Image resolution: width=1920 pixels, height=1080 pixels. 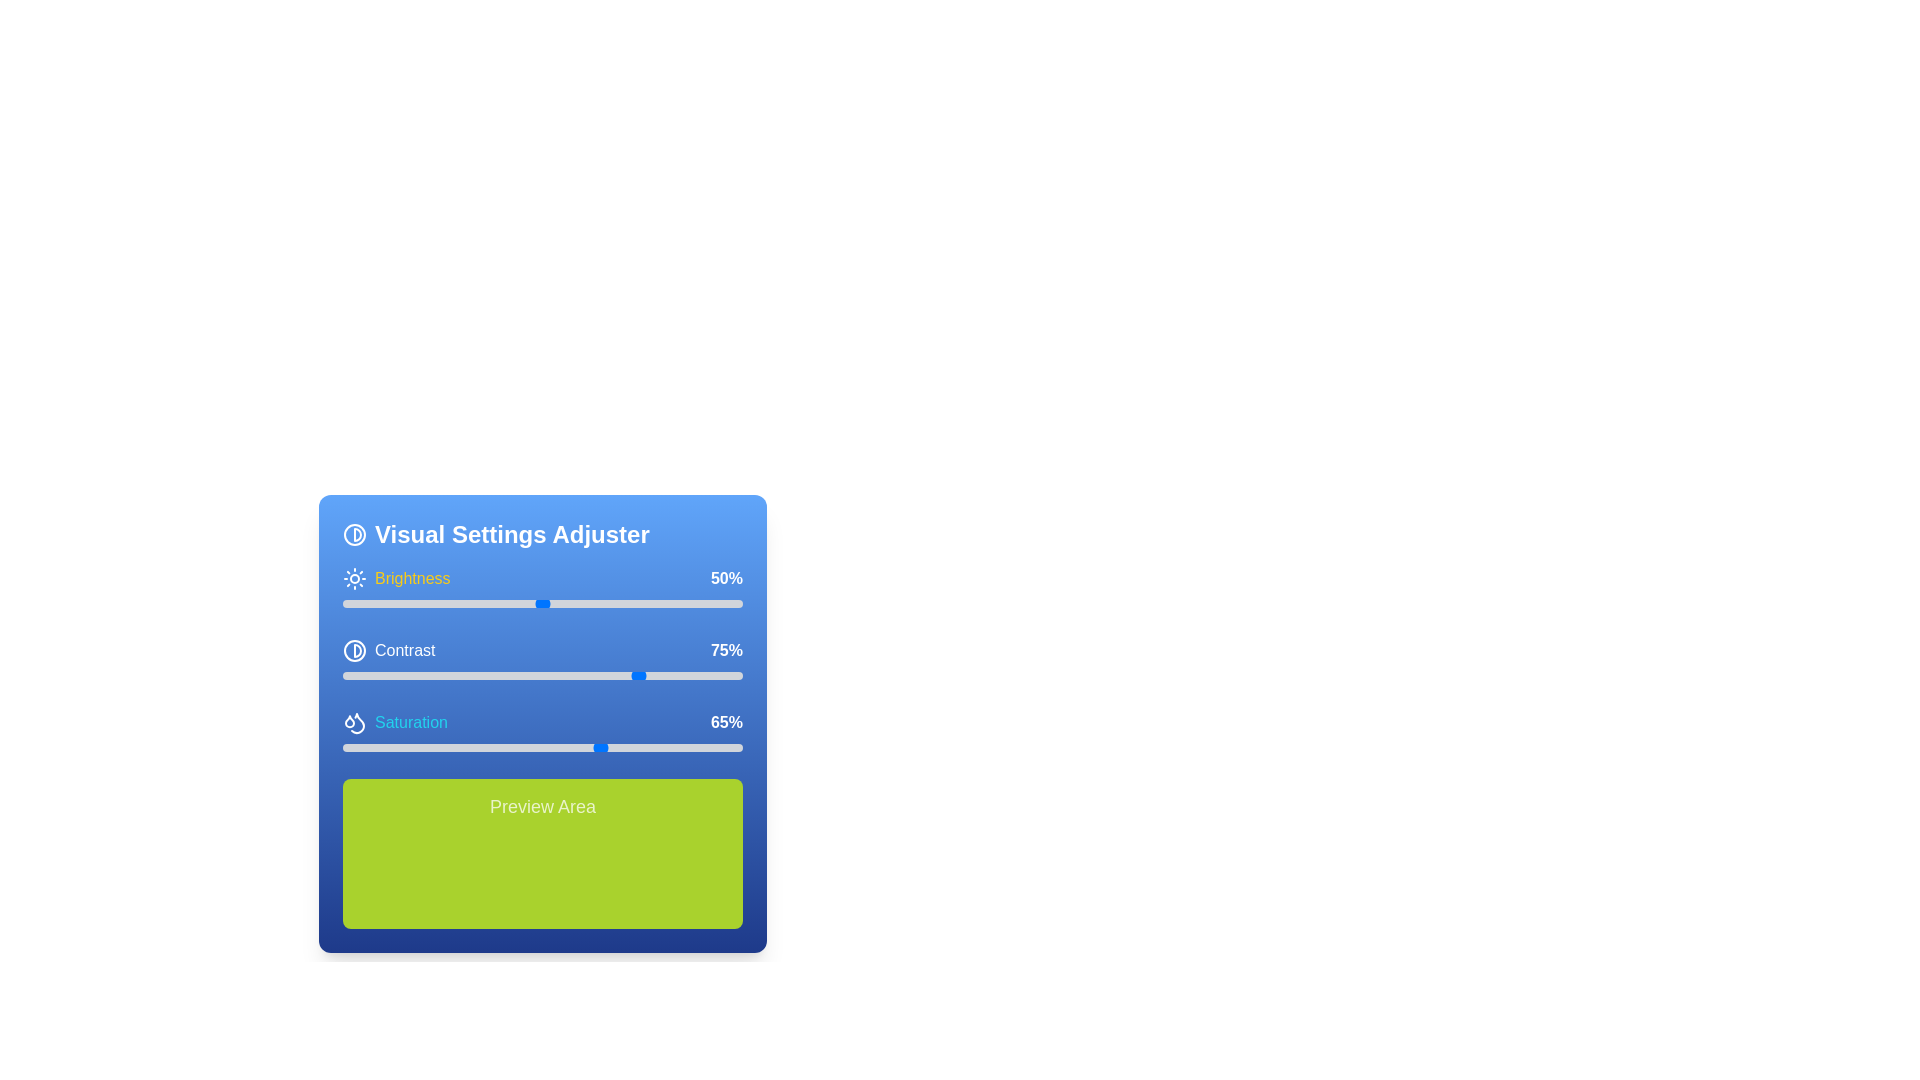 What do you see at coordinates (355, 578) in the screenshot?
I see `the circular bright sun icon with a white outline and blue backdrop, located to the left of the 'Brightness' text label in the visual settings adjuster group` at bounding box center [355, 578].